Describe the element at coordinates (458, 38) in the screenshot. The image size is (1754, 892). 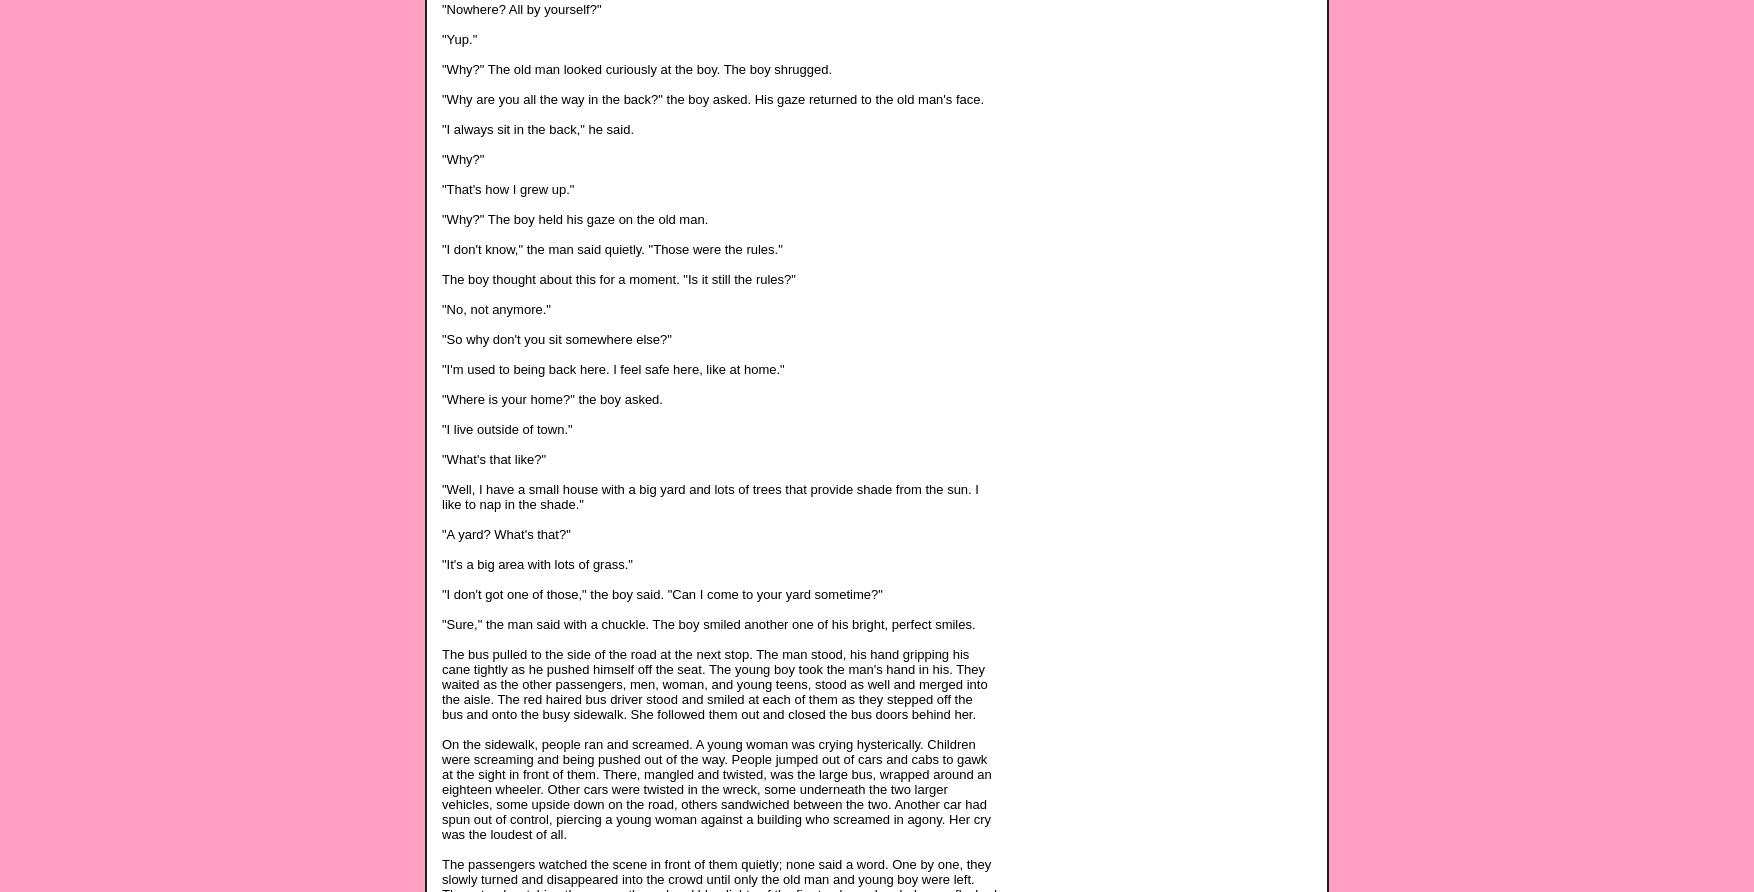
I see `'"Yup."'` at that location.